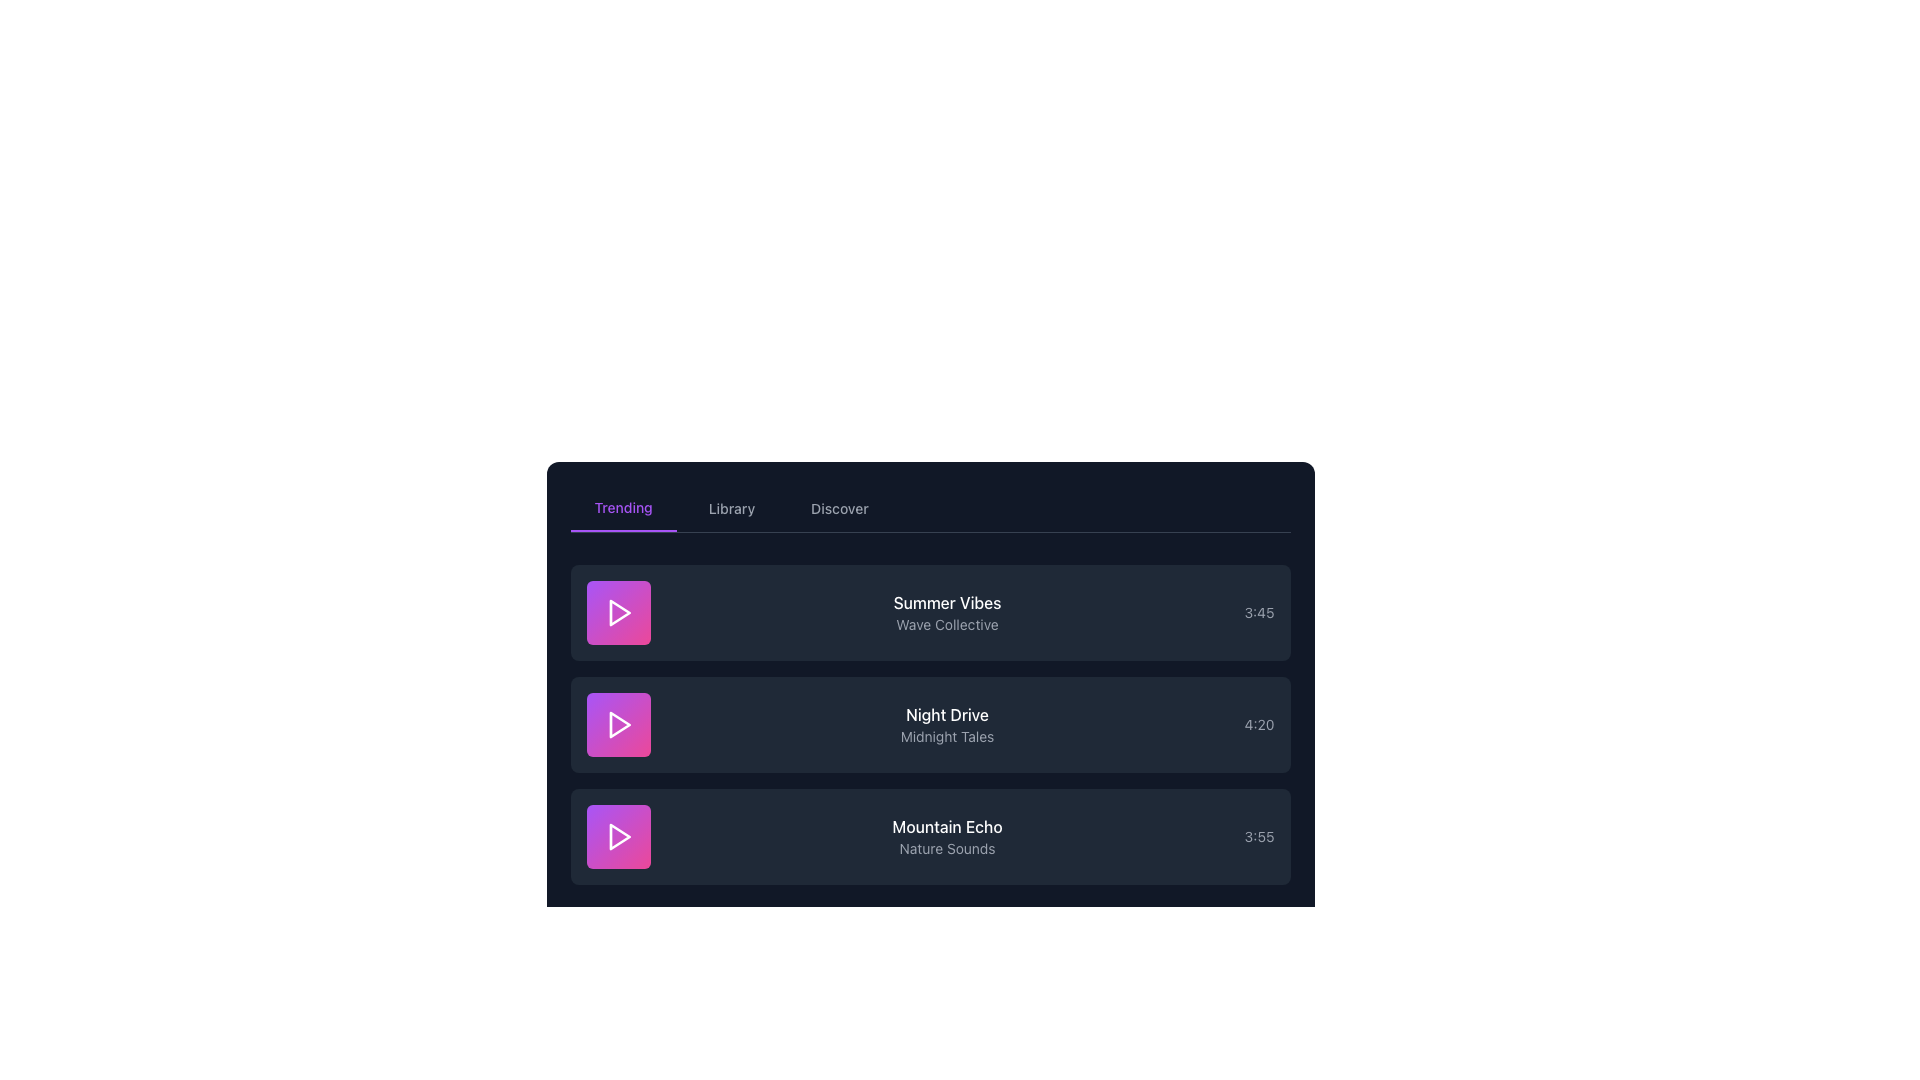 Image resolution: width=1920 pixels, height=1080 pixels. Describe the element at coordinates (929, 612) in the screenshot. I see `the first interactive media track card in the 'Trending' section, which displays the title 'Summer Vibes'` at that location.